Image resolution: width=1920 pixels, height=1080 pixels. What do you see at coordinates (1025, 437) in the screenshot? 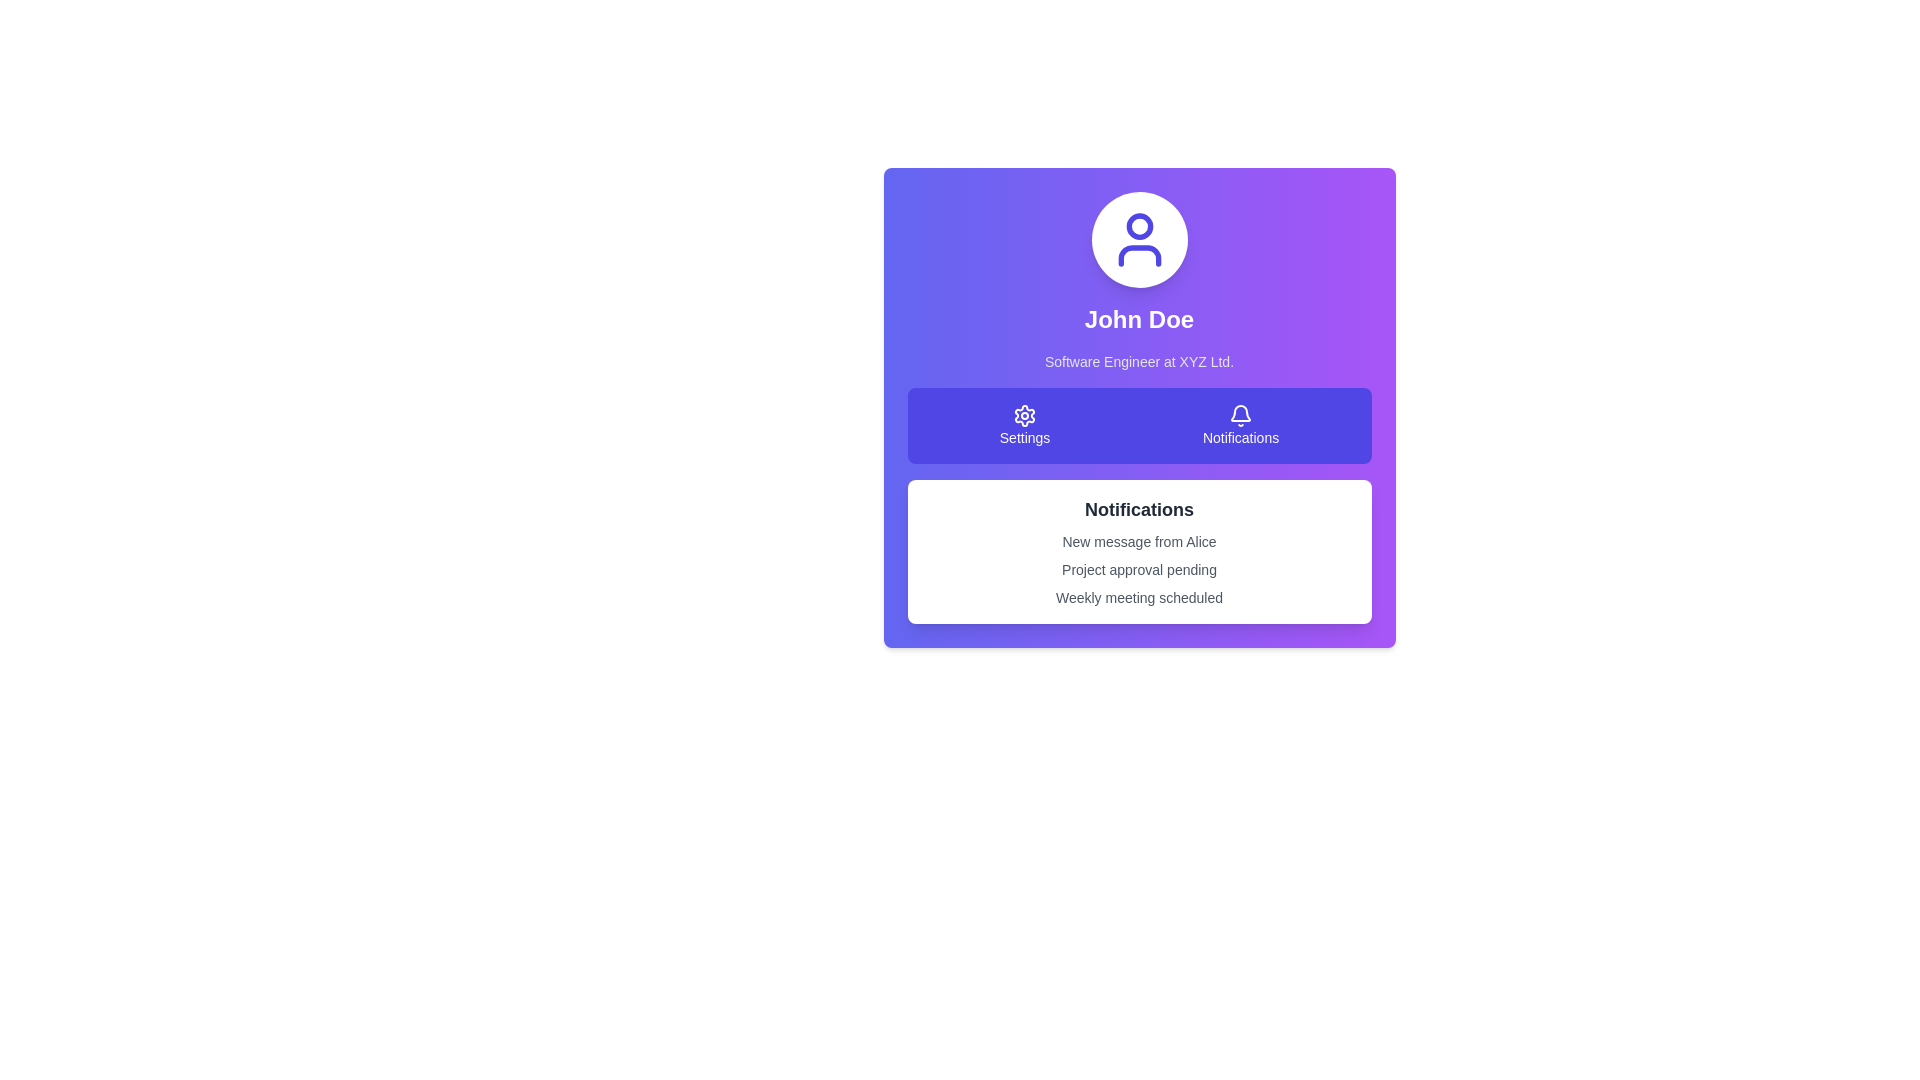
I see `the button labeled 'Settings', which is the leftmost option in a horizontal row of buttons, featuring white text on a purple background and a gear icon above it` at bounding box center [1025, 437].